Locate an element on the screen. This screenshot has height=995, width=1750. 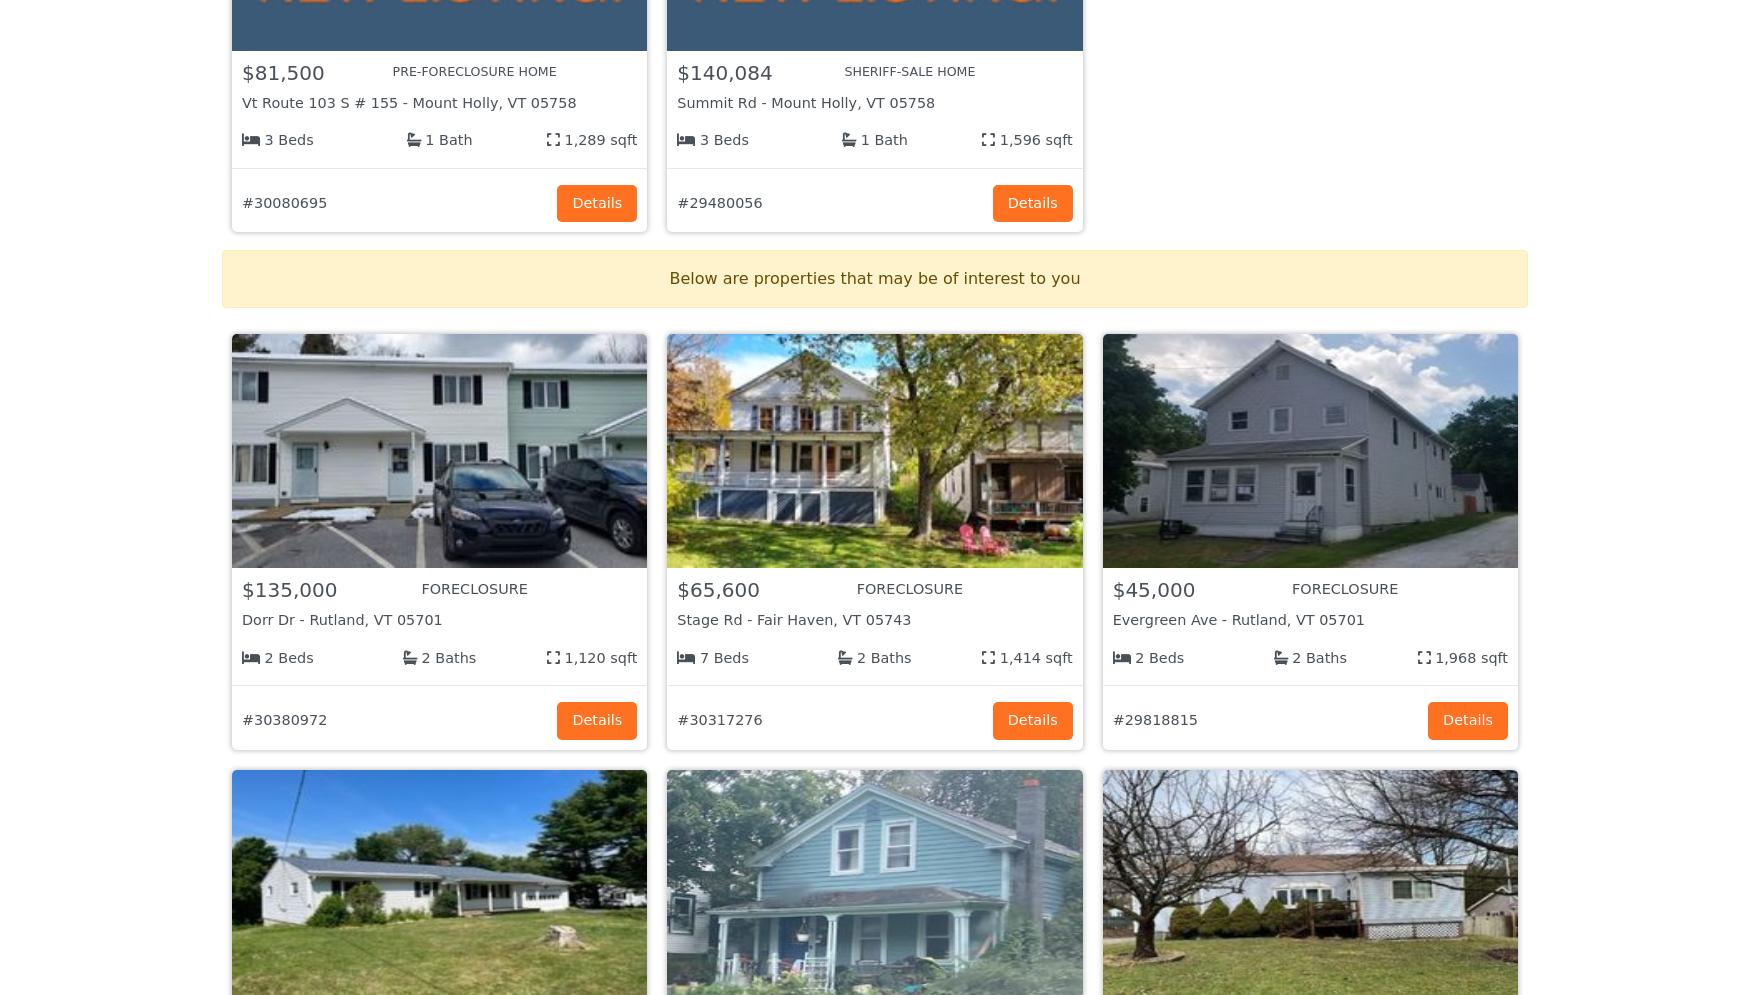
'Mount Holly Foreclosures by Zip Codes' is located at coordinates (443, 584).